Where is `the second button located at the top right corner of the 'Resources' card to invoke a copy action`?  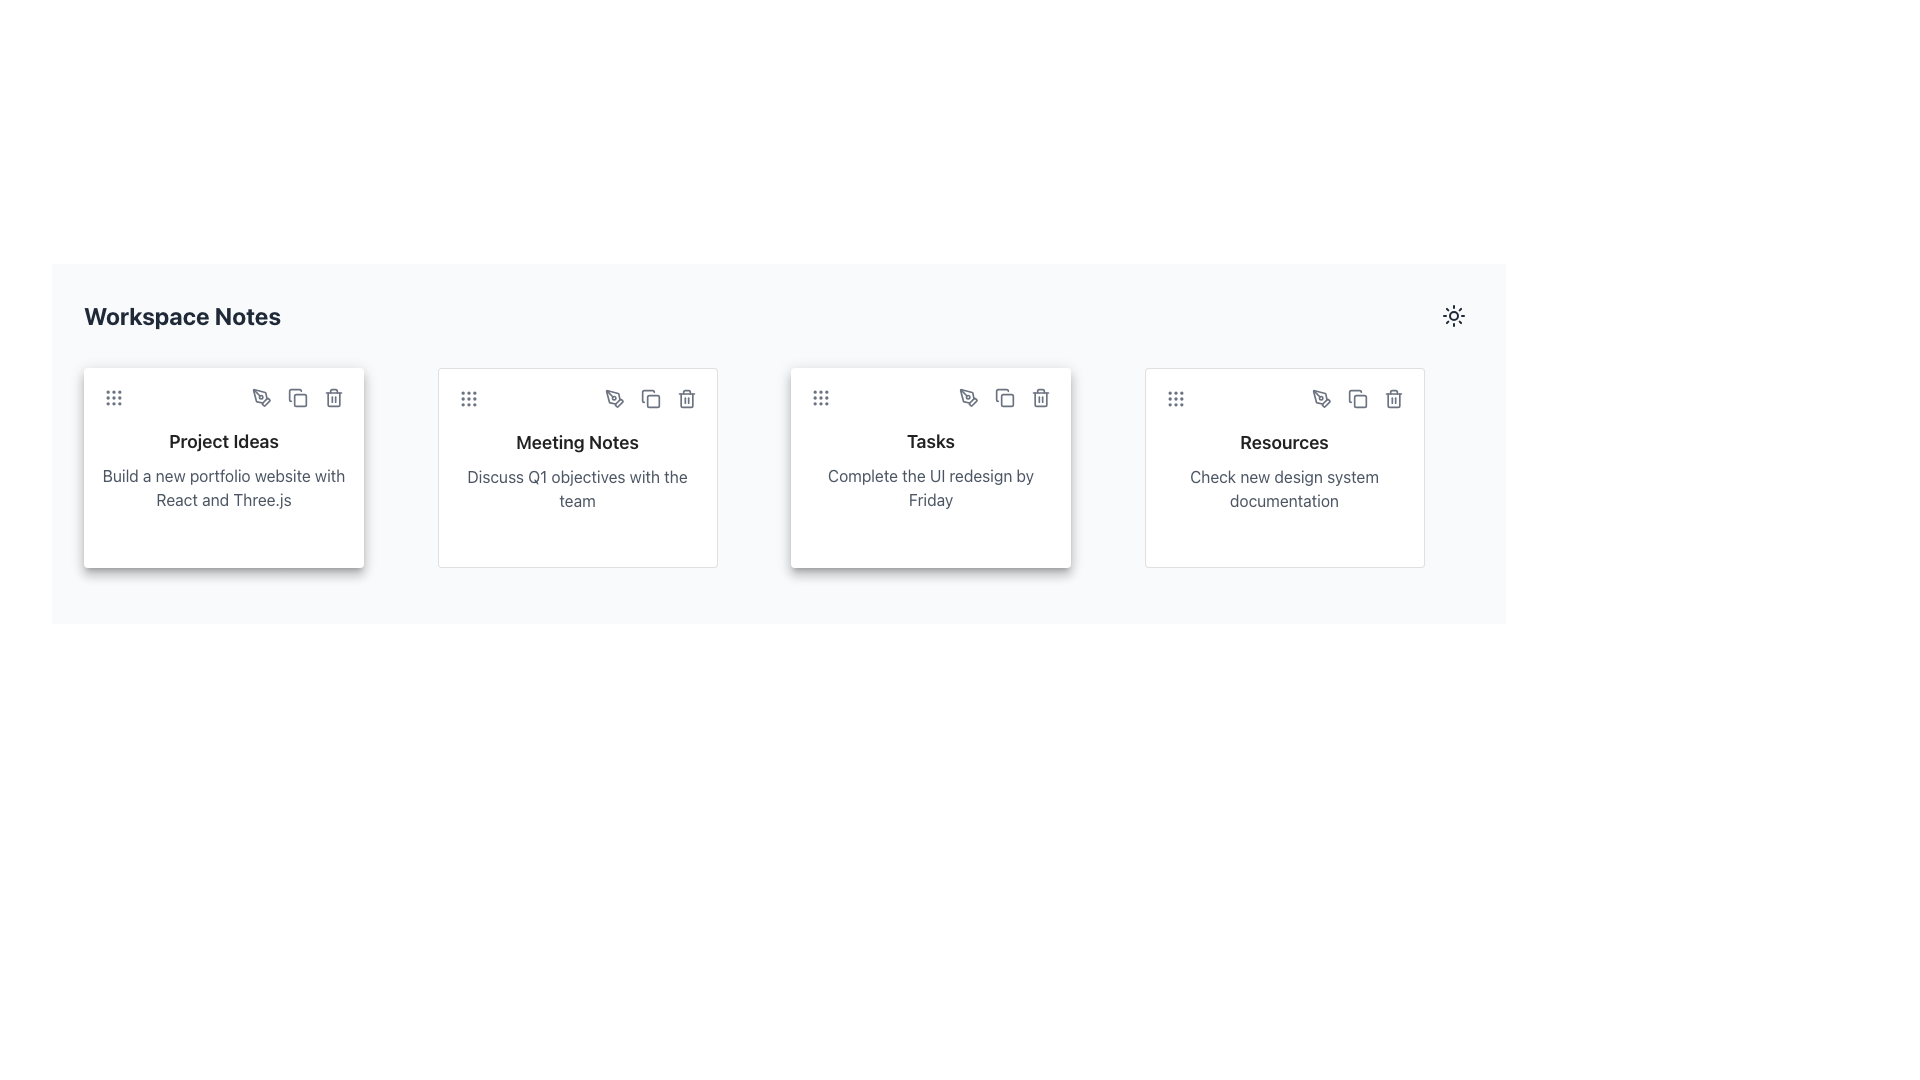 the second button located at the top right corner of the 'Resources' card to invoke a copy action is located at coordinates (1357, 398).